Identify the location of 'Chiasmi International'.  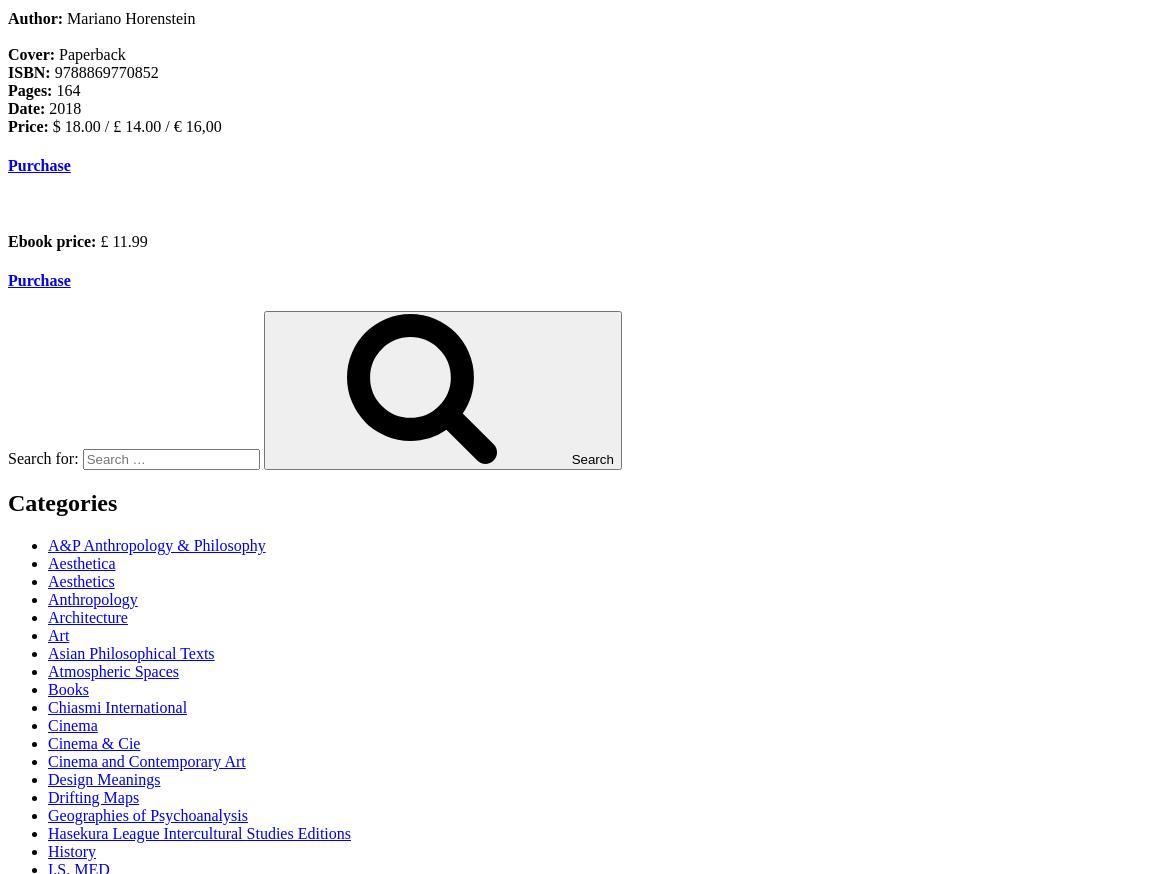
(117, 706).